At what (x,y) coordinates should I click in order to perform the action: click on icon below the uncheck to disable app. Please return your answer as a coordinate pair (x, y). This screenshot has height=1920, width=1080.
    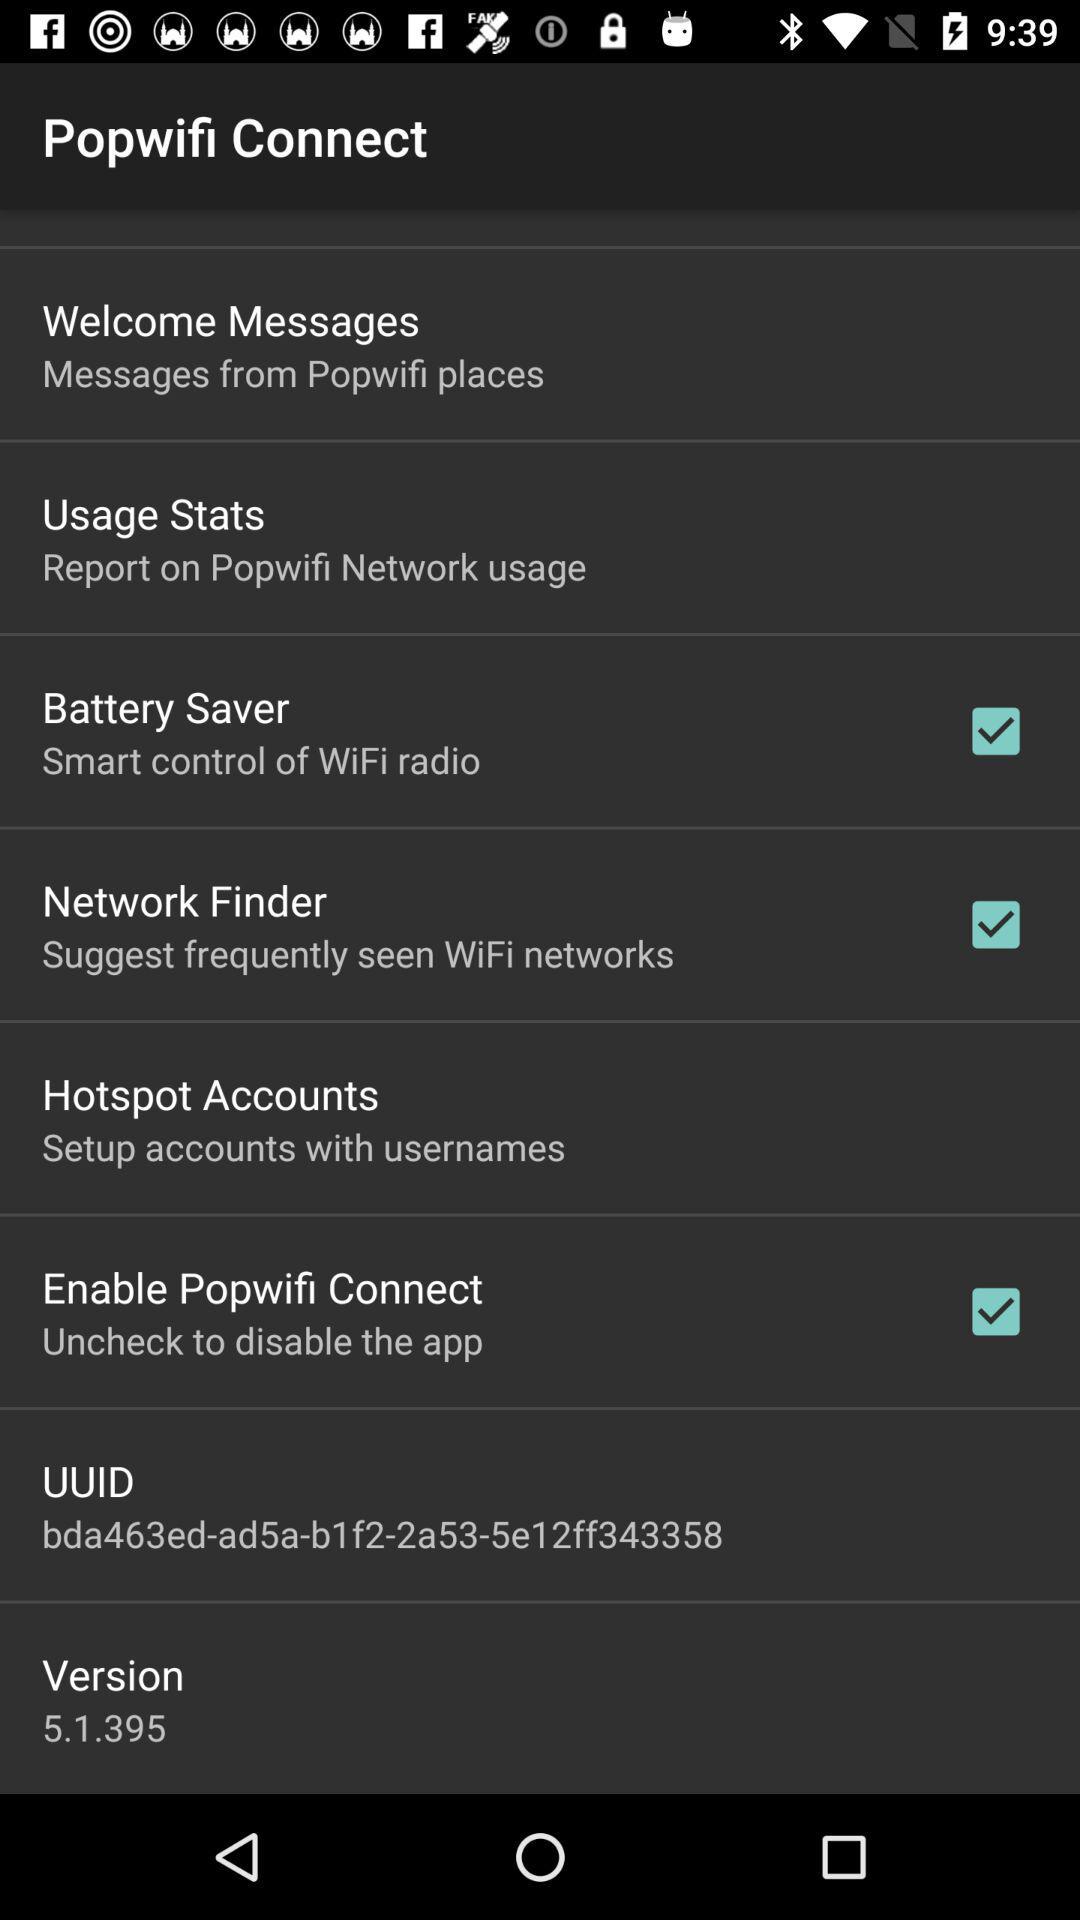
    Looking at the image, I should click on (87, 1480).